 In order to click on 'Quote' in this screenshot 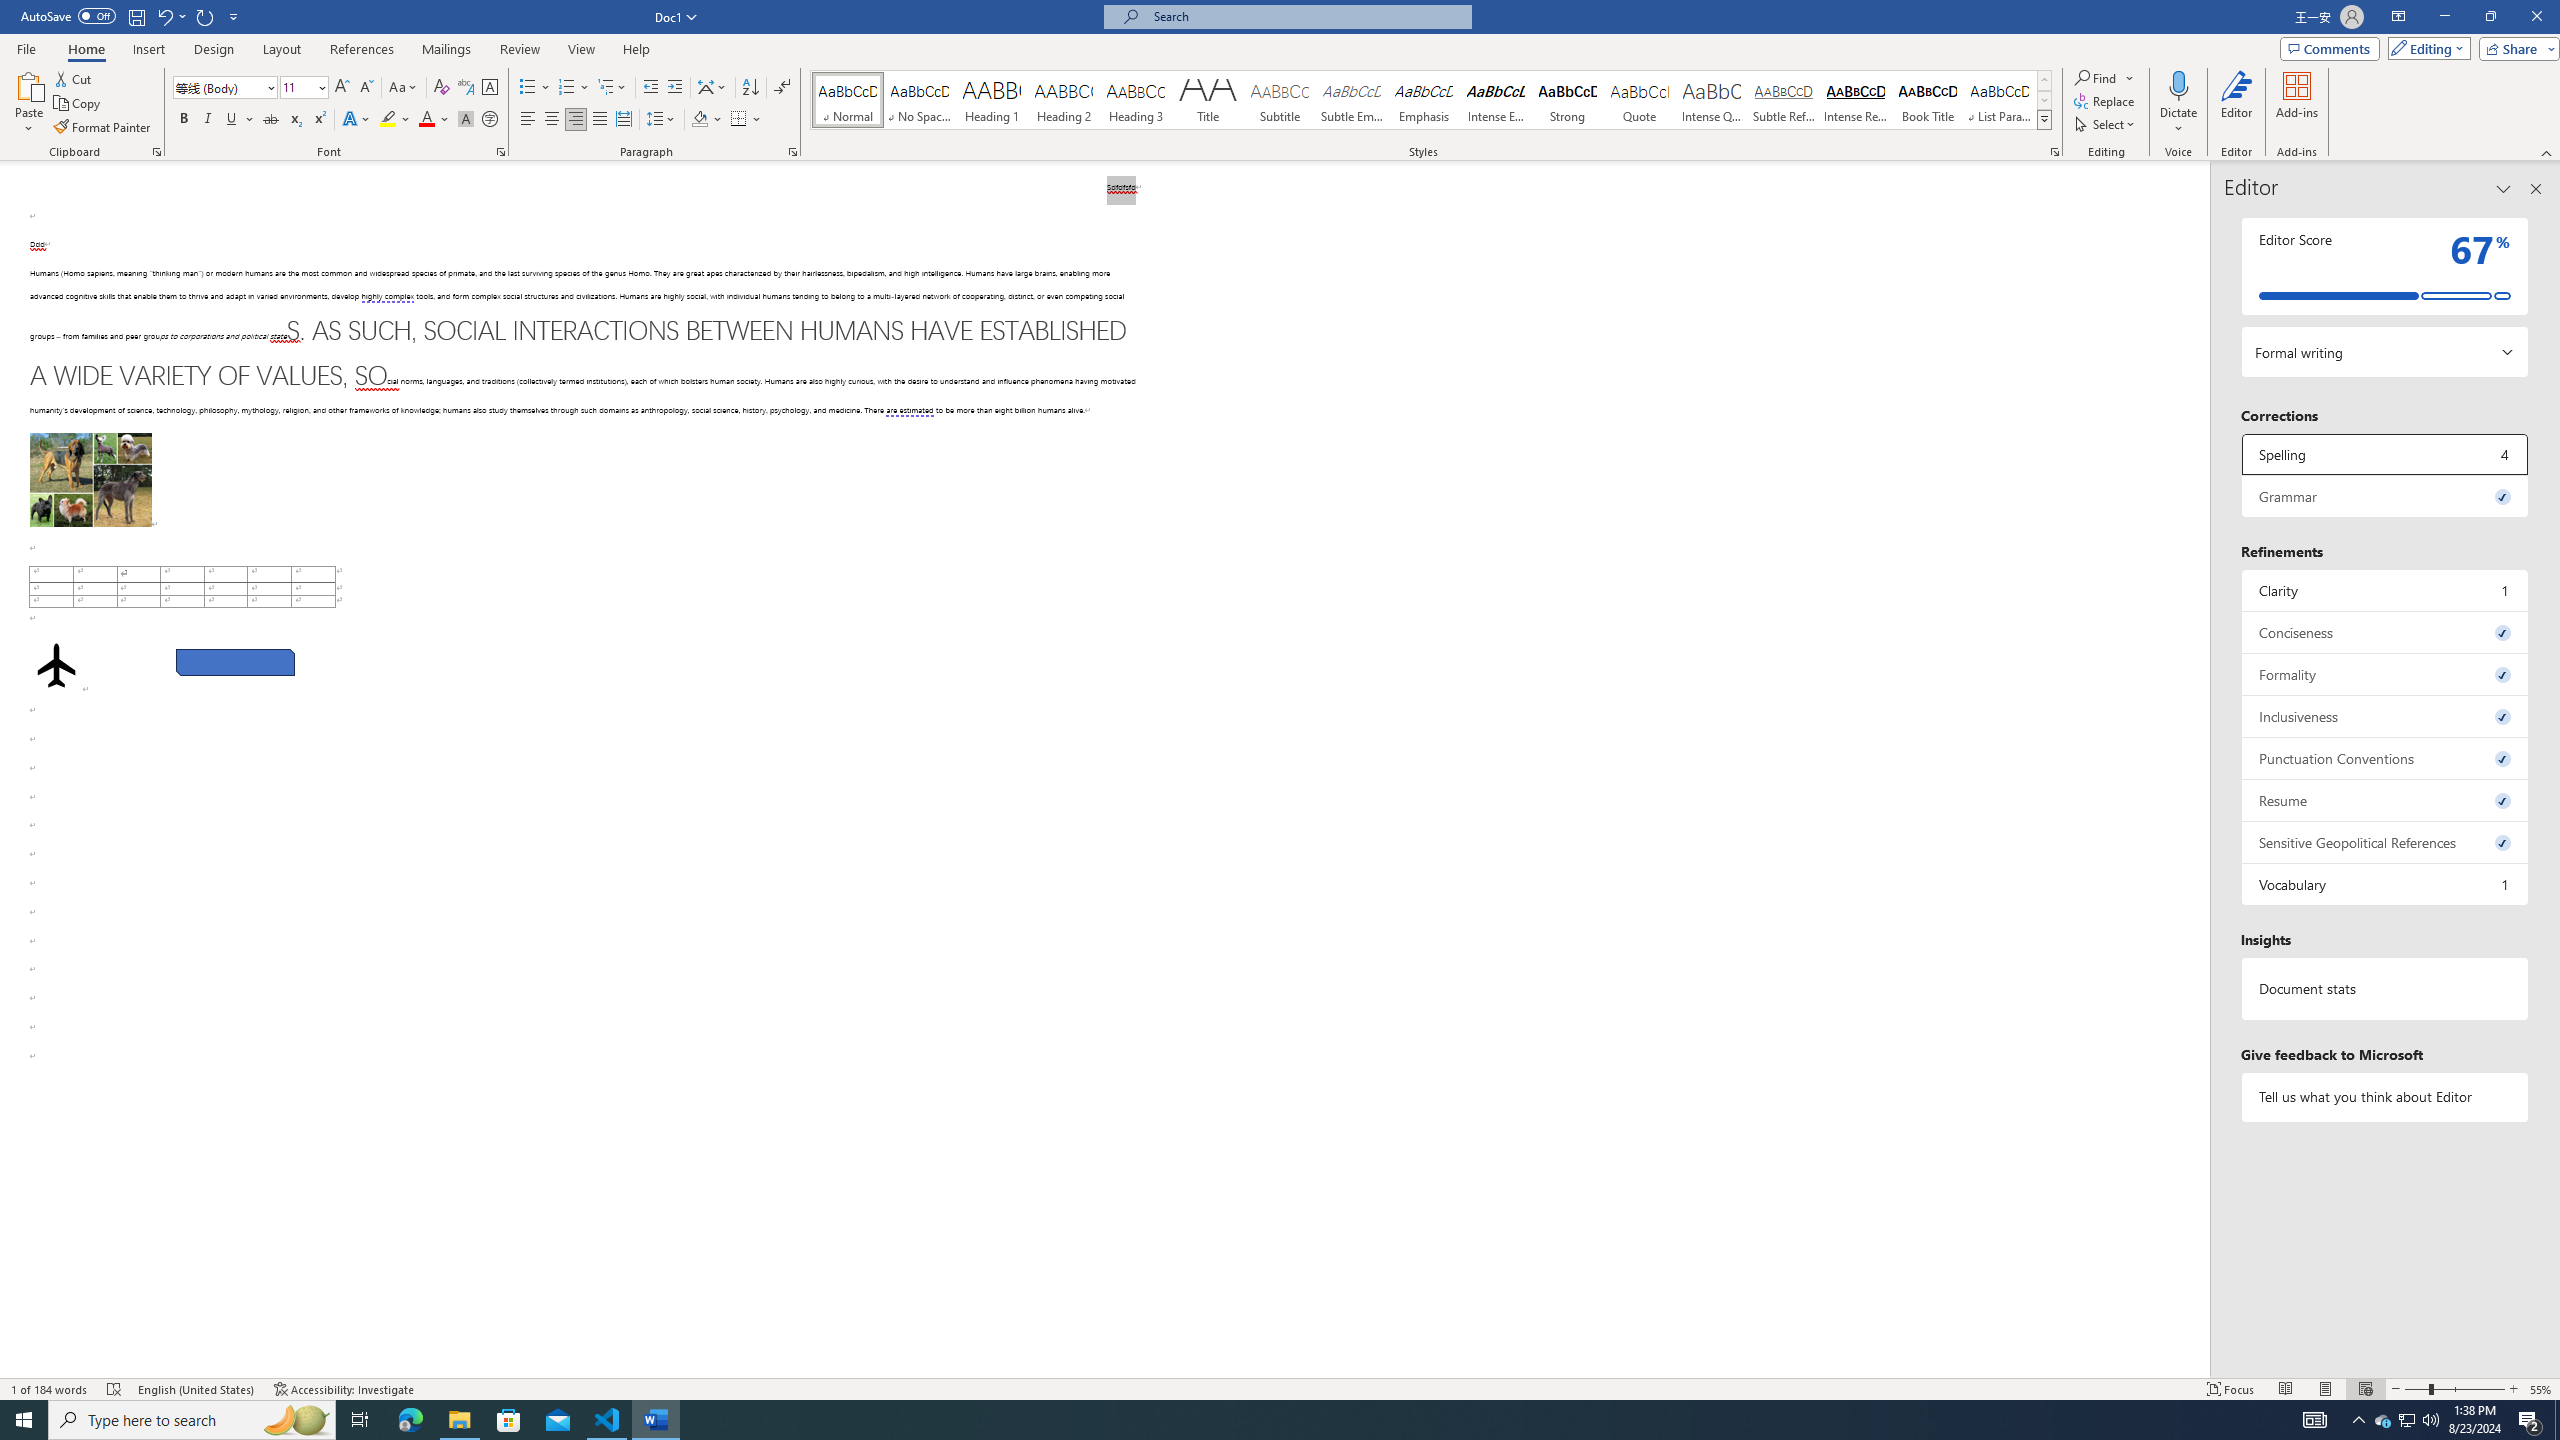, I will do `click(1639, 99)`.